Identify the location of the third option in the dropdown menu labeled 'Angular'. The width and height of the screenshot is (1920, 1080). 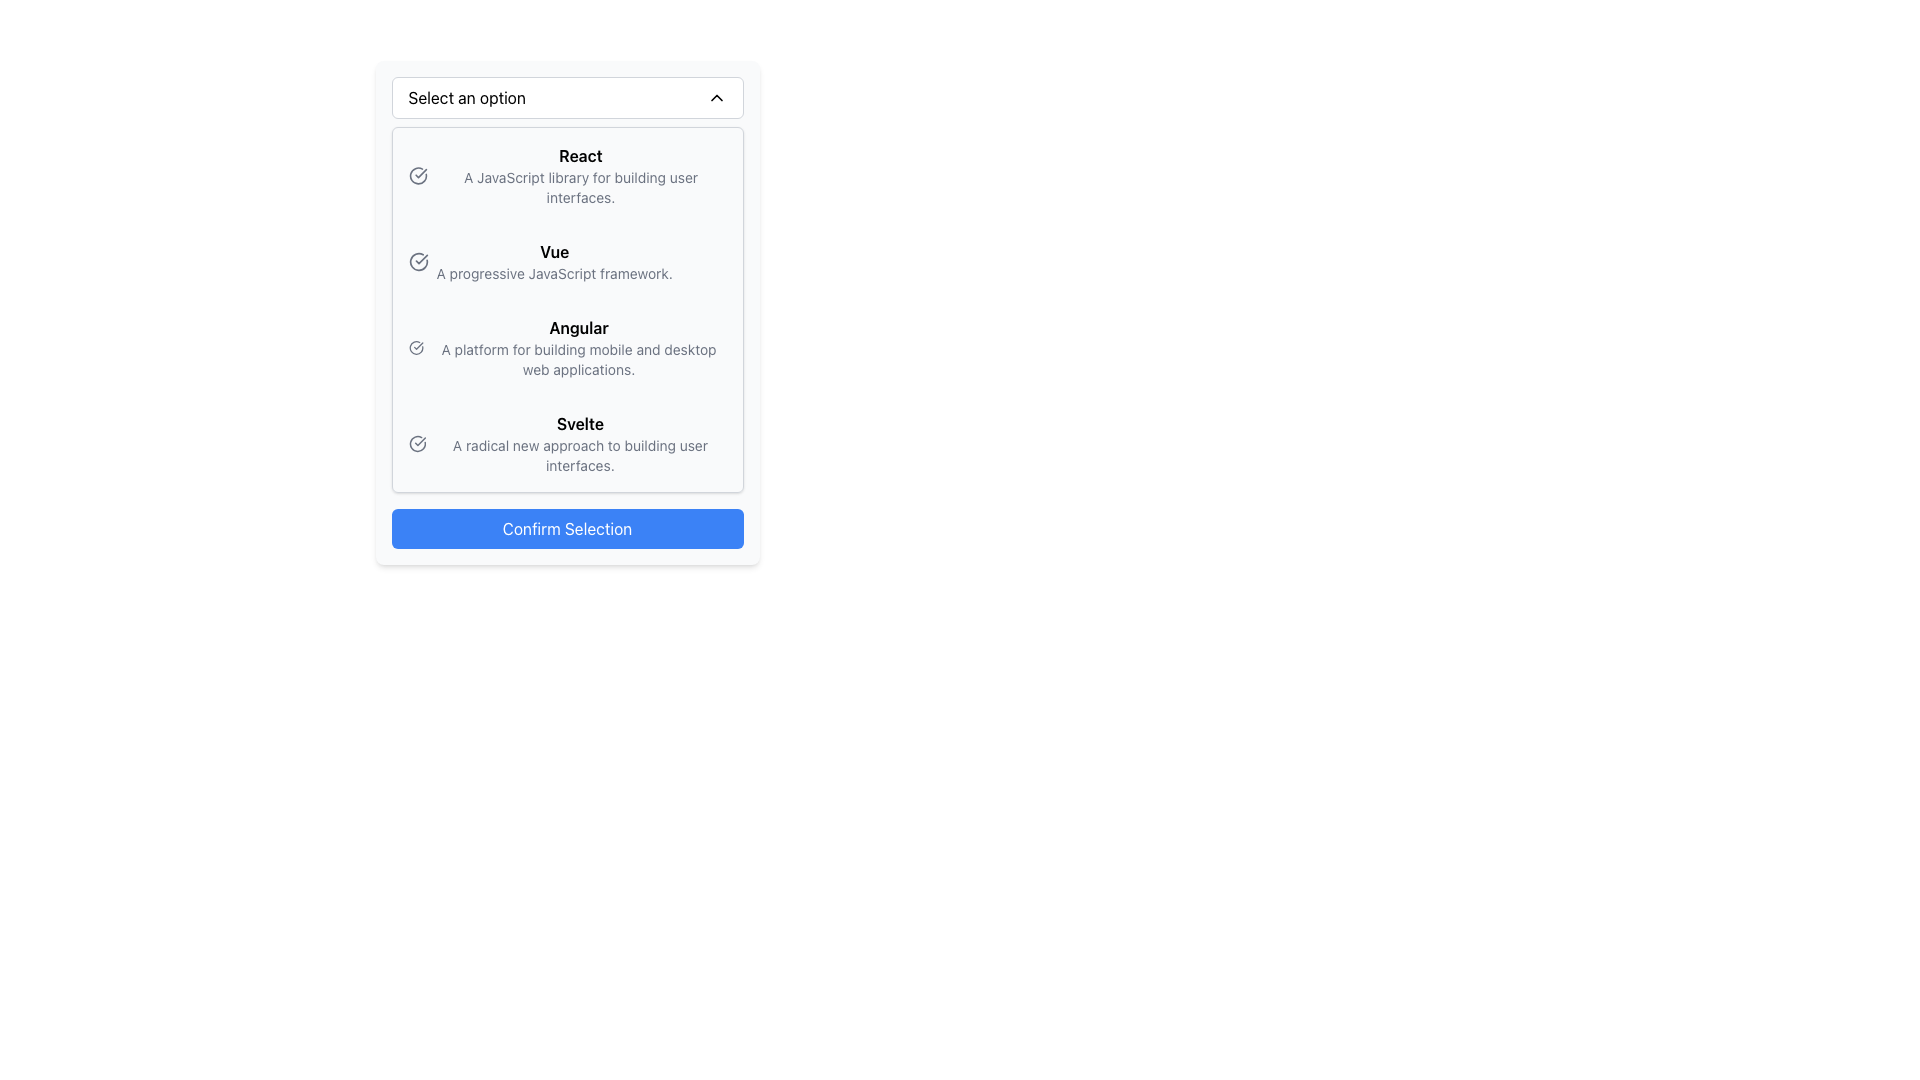
(578, 346).